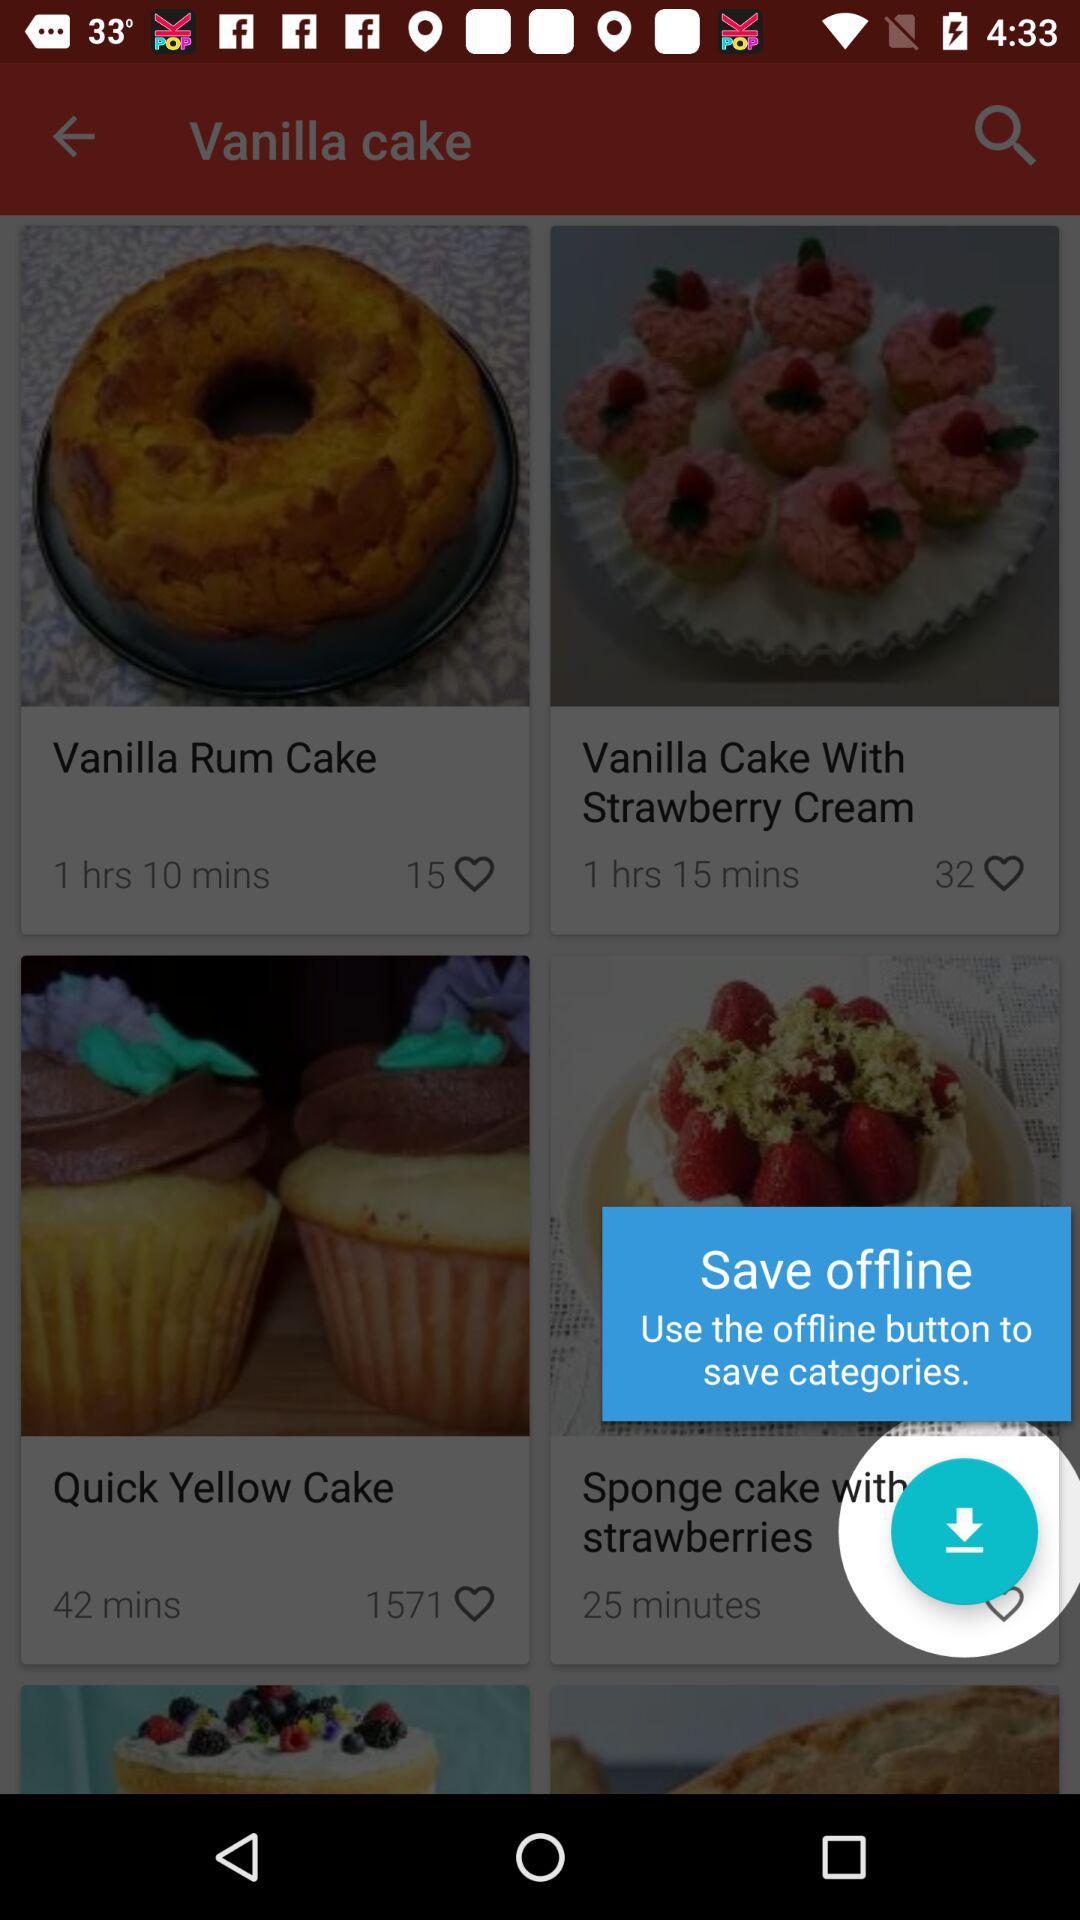  I want to click on the file_download icon, so click(963, 1530).